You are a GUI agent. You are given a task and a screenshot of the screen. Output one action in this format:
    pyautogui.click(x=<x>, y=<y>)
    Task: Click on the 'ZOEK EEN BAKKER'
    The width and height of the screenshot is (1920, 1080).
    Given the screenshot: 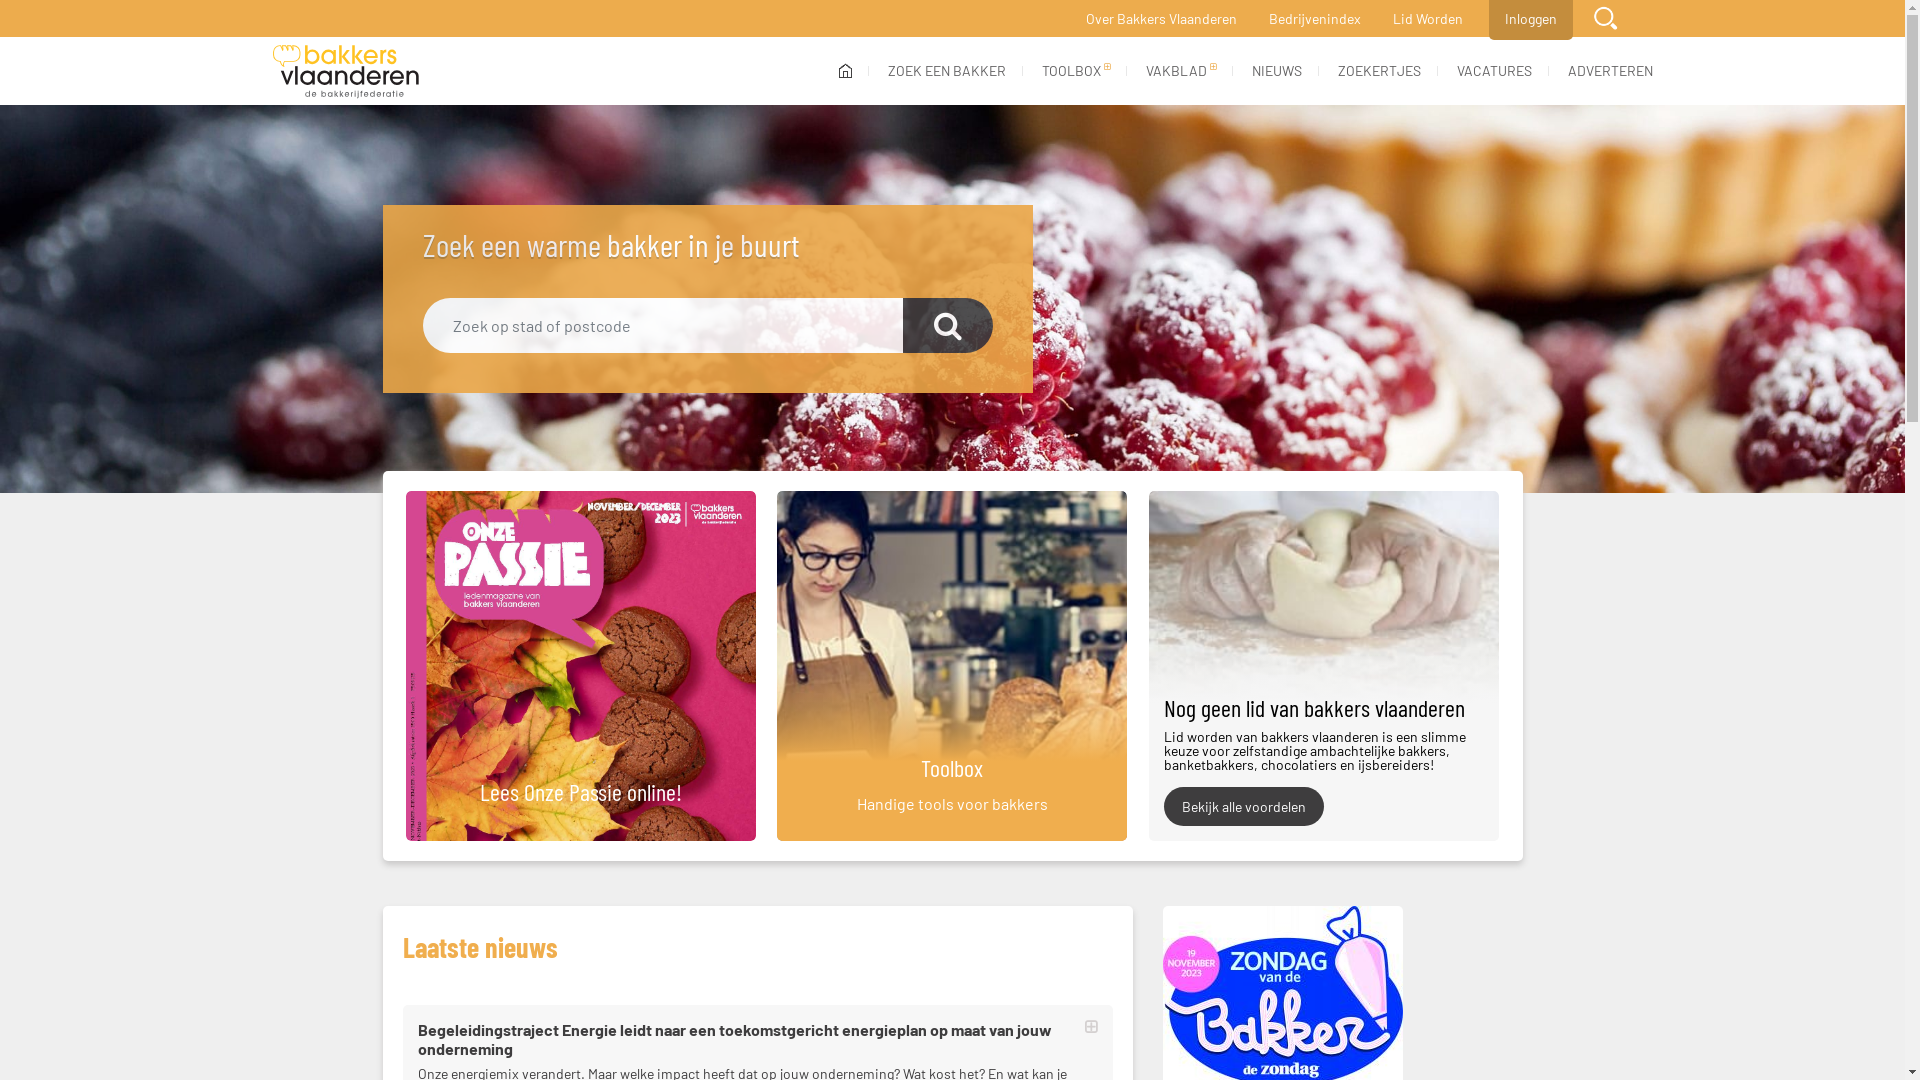 What is the action you would take?
    pyautogui.click(x=945, y=69)
    